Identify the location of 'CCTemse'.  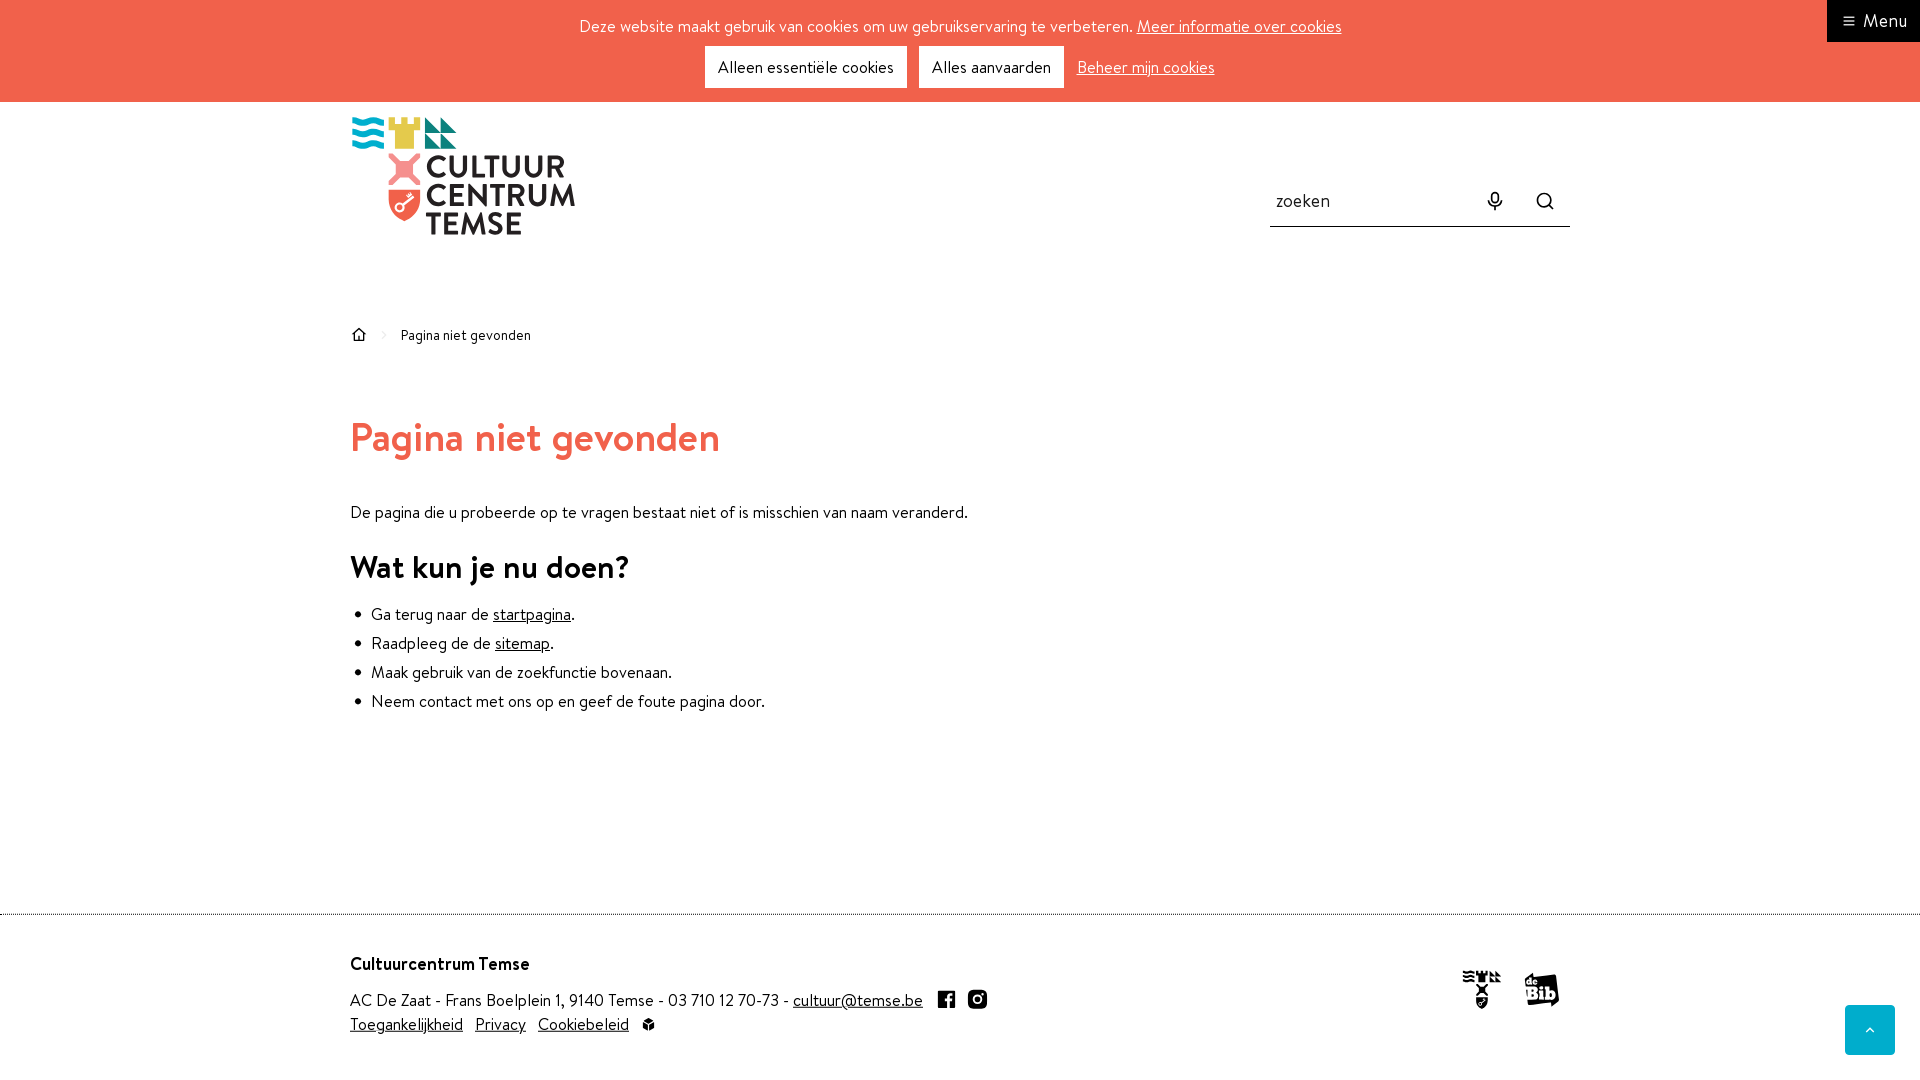
(462, 175).